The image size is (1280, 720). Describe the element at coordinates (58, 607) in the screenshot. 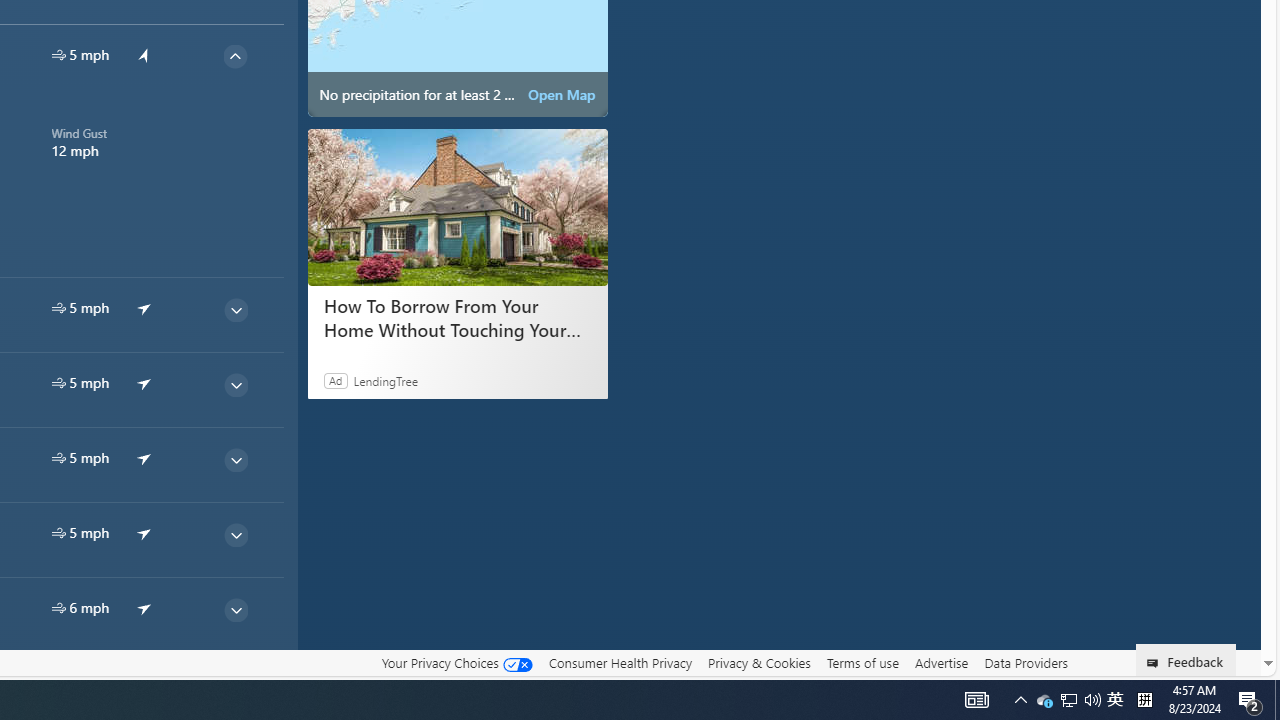

I see `'hourlyTable/wind'` at that location.